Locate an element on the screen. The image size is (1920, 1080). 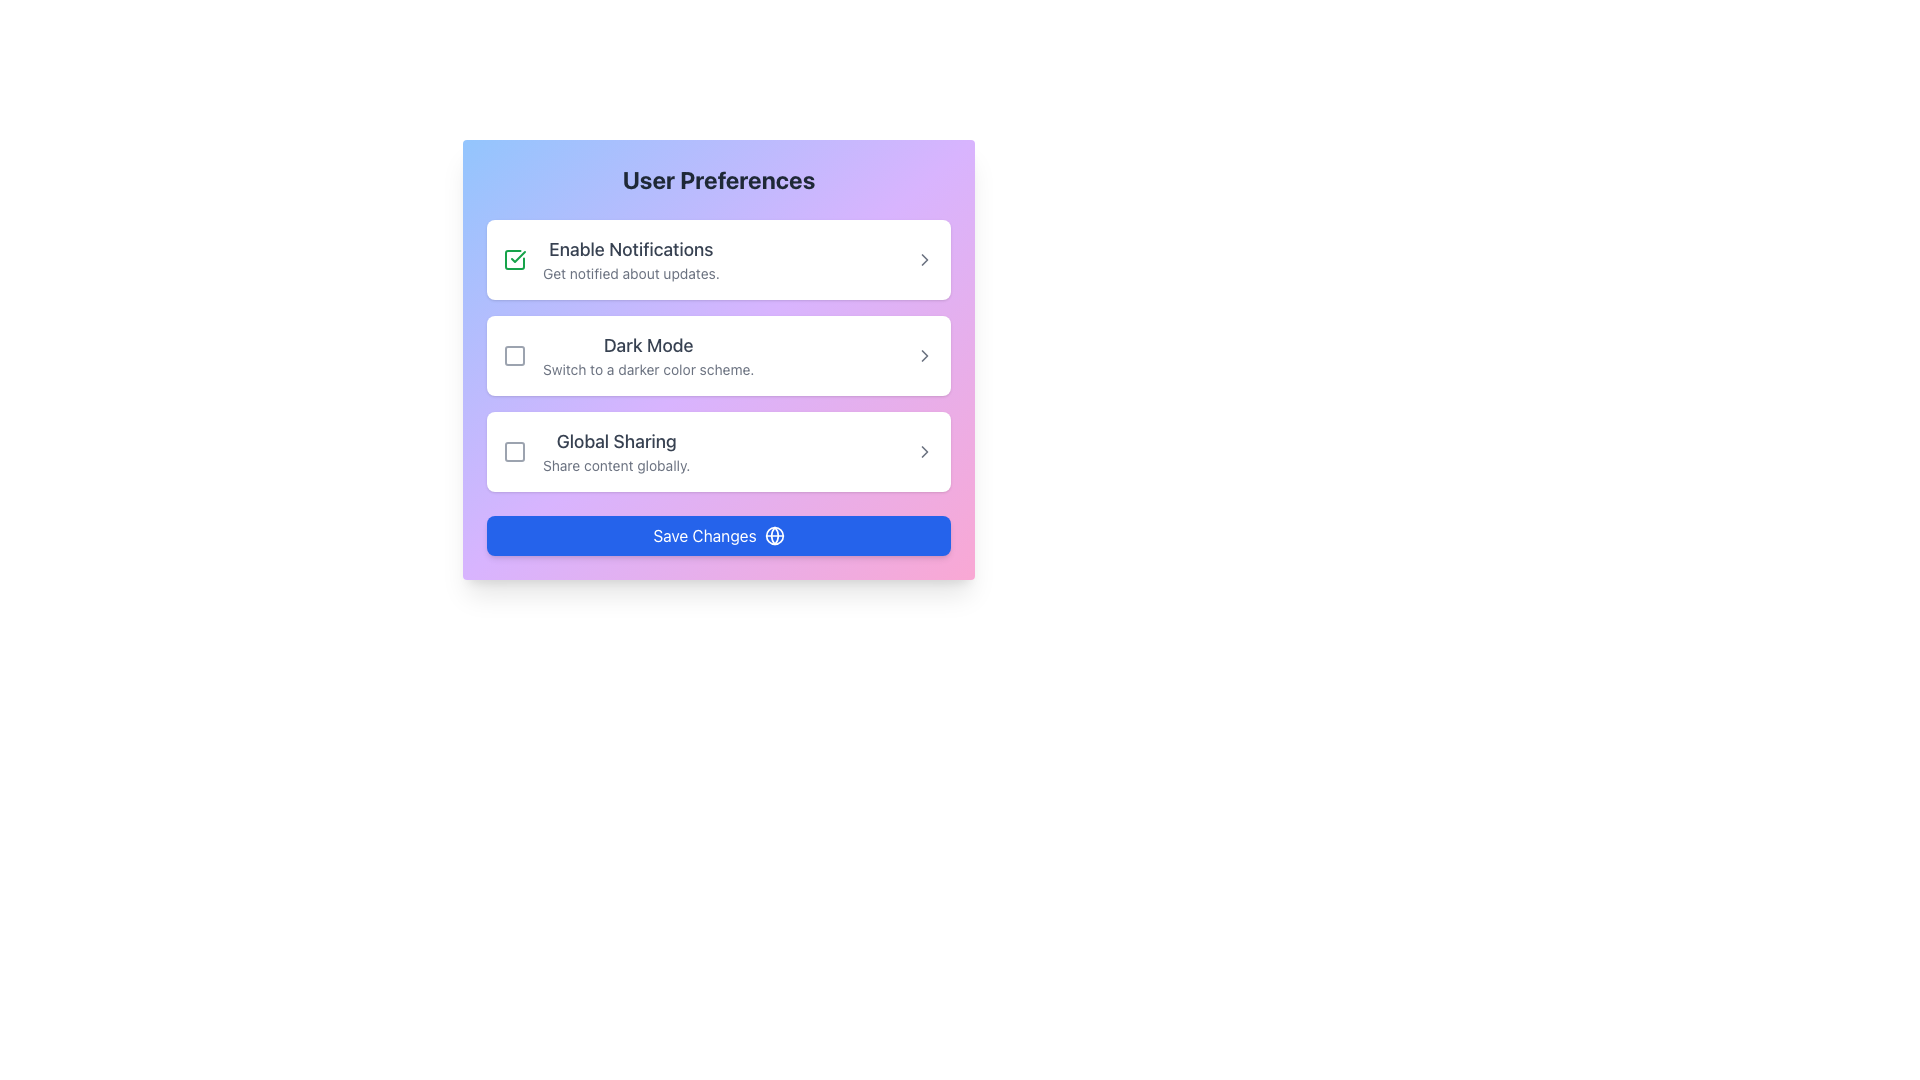
the checkbox icon located to the left of the 'Global Sharing' text in the third row of the settings list is located at coordinates (514, 451).